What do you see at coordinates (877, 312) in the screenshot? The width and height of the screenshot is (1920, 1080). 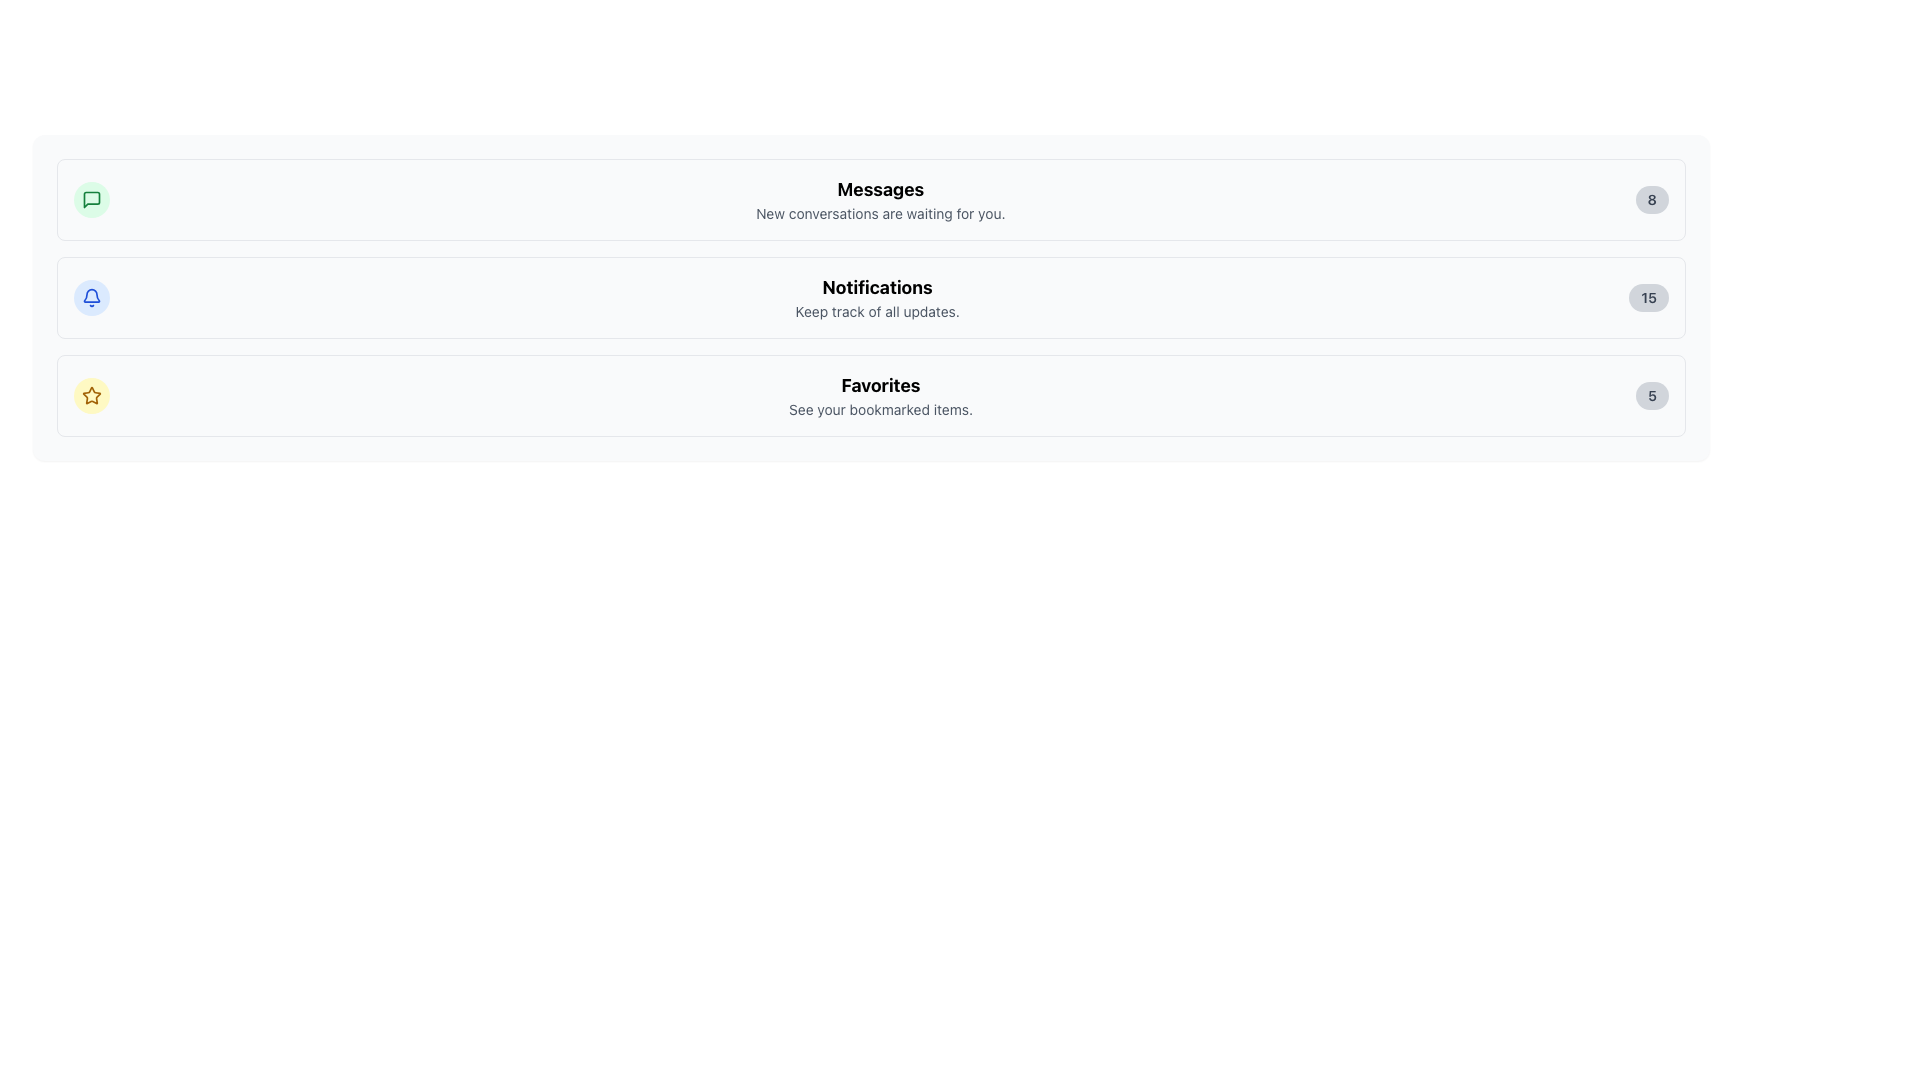 I see `the text element that reads 'Keep track of all updates.' which is styled in a small gray font and located directly beneath the 'Notifications' heading` at bounding box center [877, 312].